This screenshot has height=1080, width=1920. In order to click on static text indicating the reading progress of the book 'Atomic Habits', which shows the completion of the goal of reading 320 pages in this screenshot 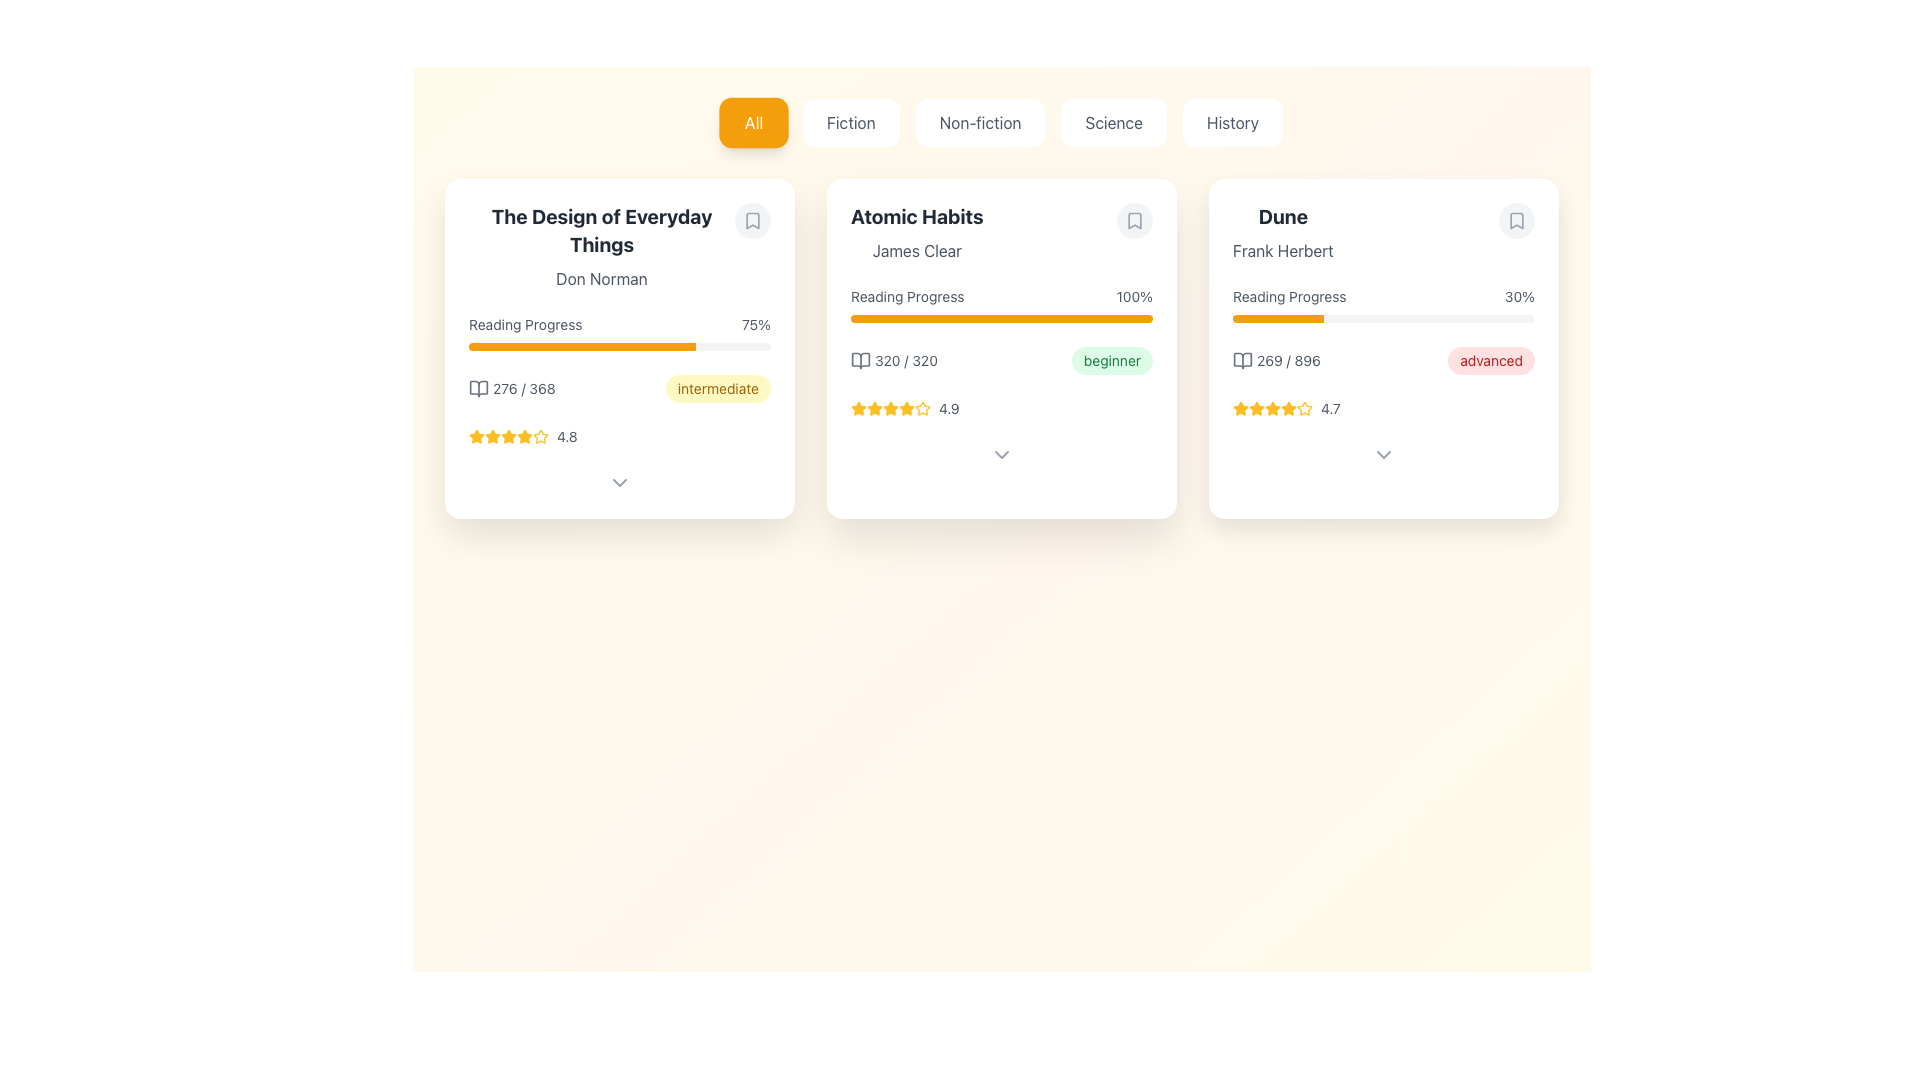, I will do `click(905, 361)`.